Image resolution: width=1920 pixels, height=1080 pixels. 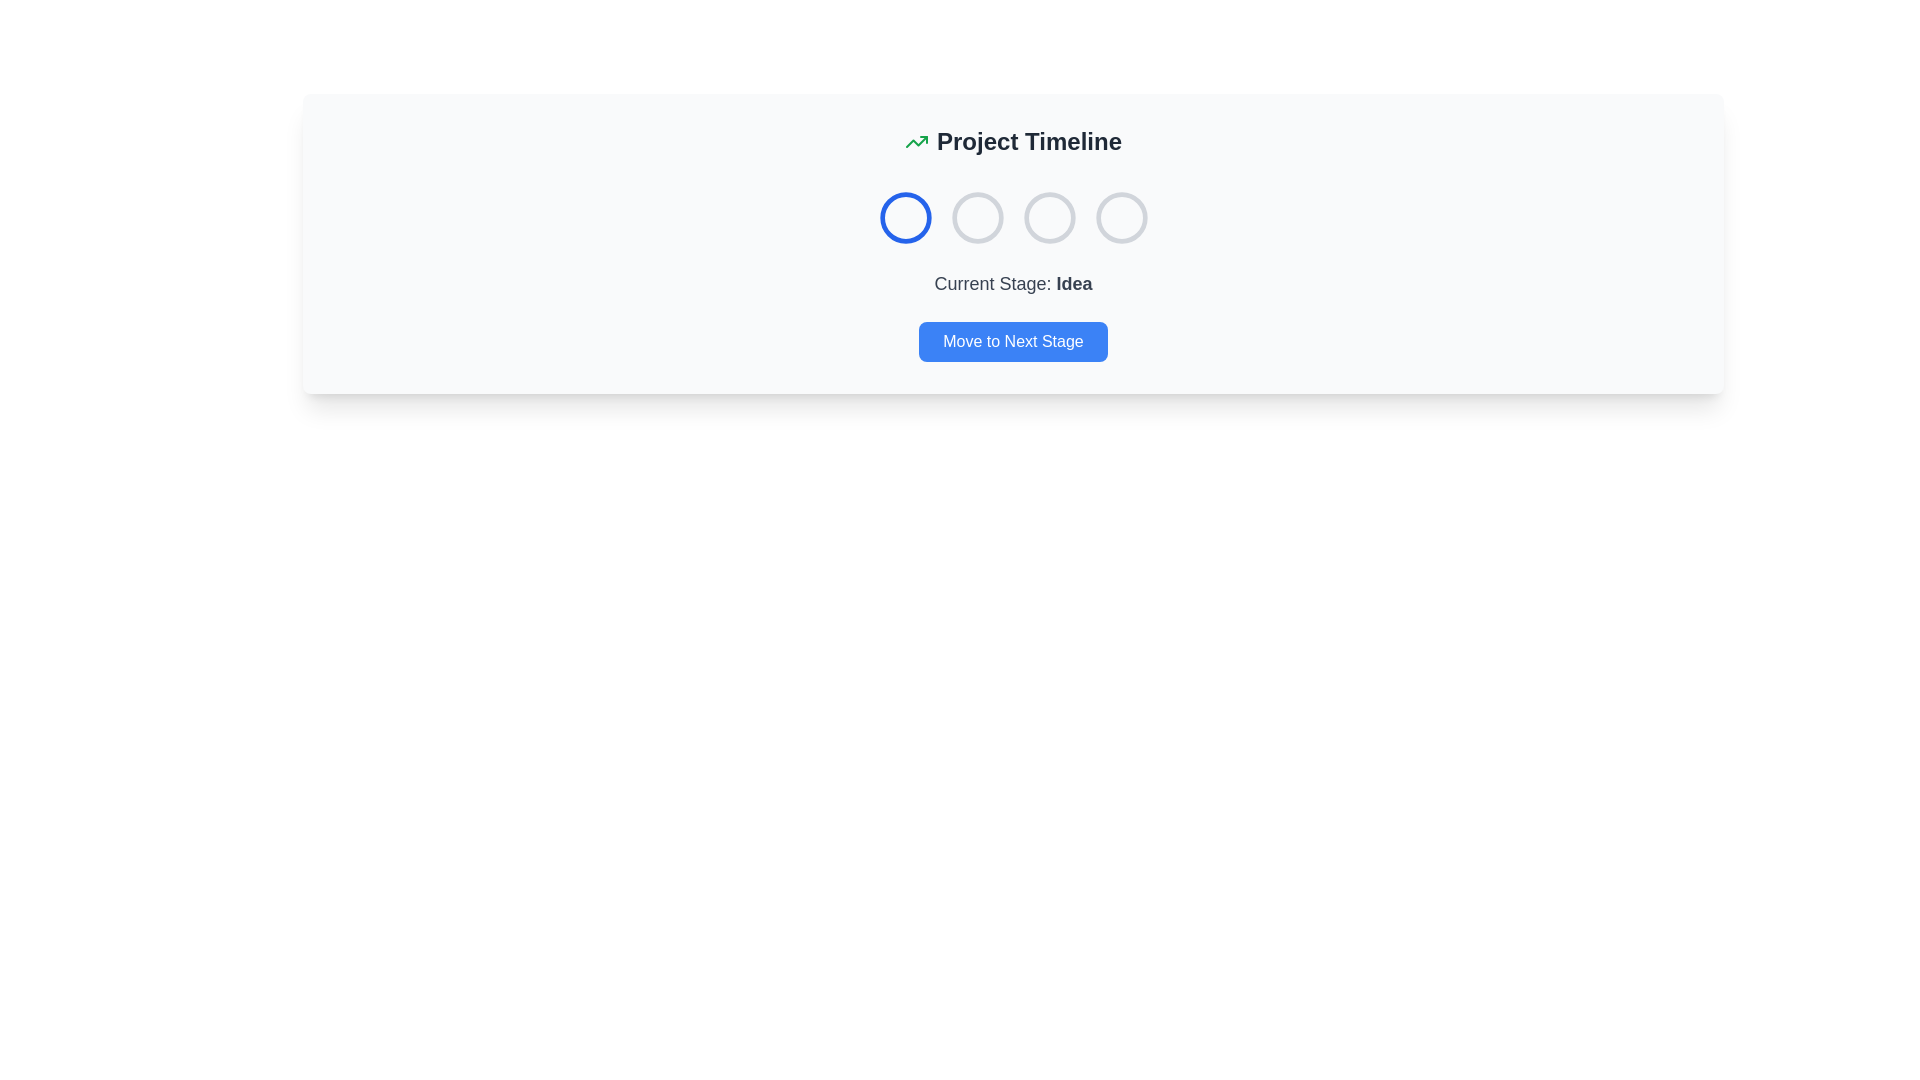 I want to click on the Progress Indicator located below the title 'Project Timeline' to navigate through stages, as it has interactive functionality, so click(x=1013, y=218).